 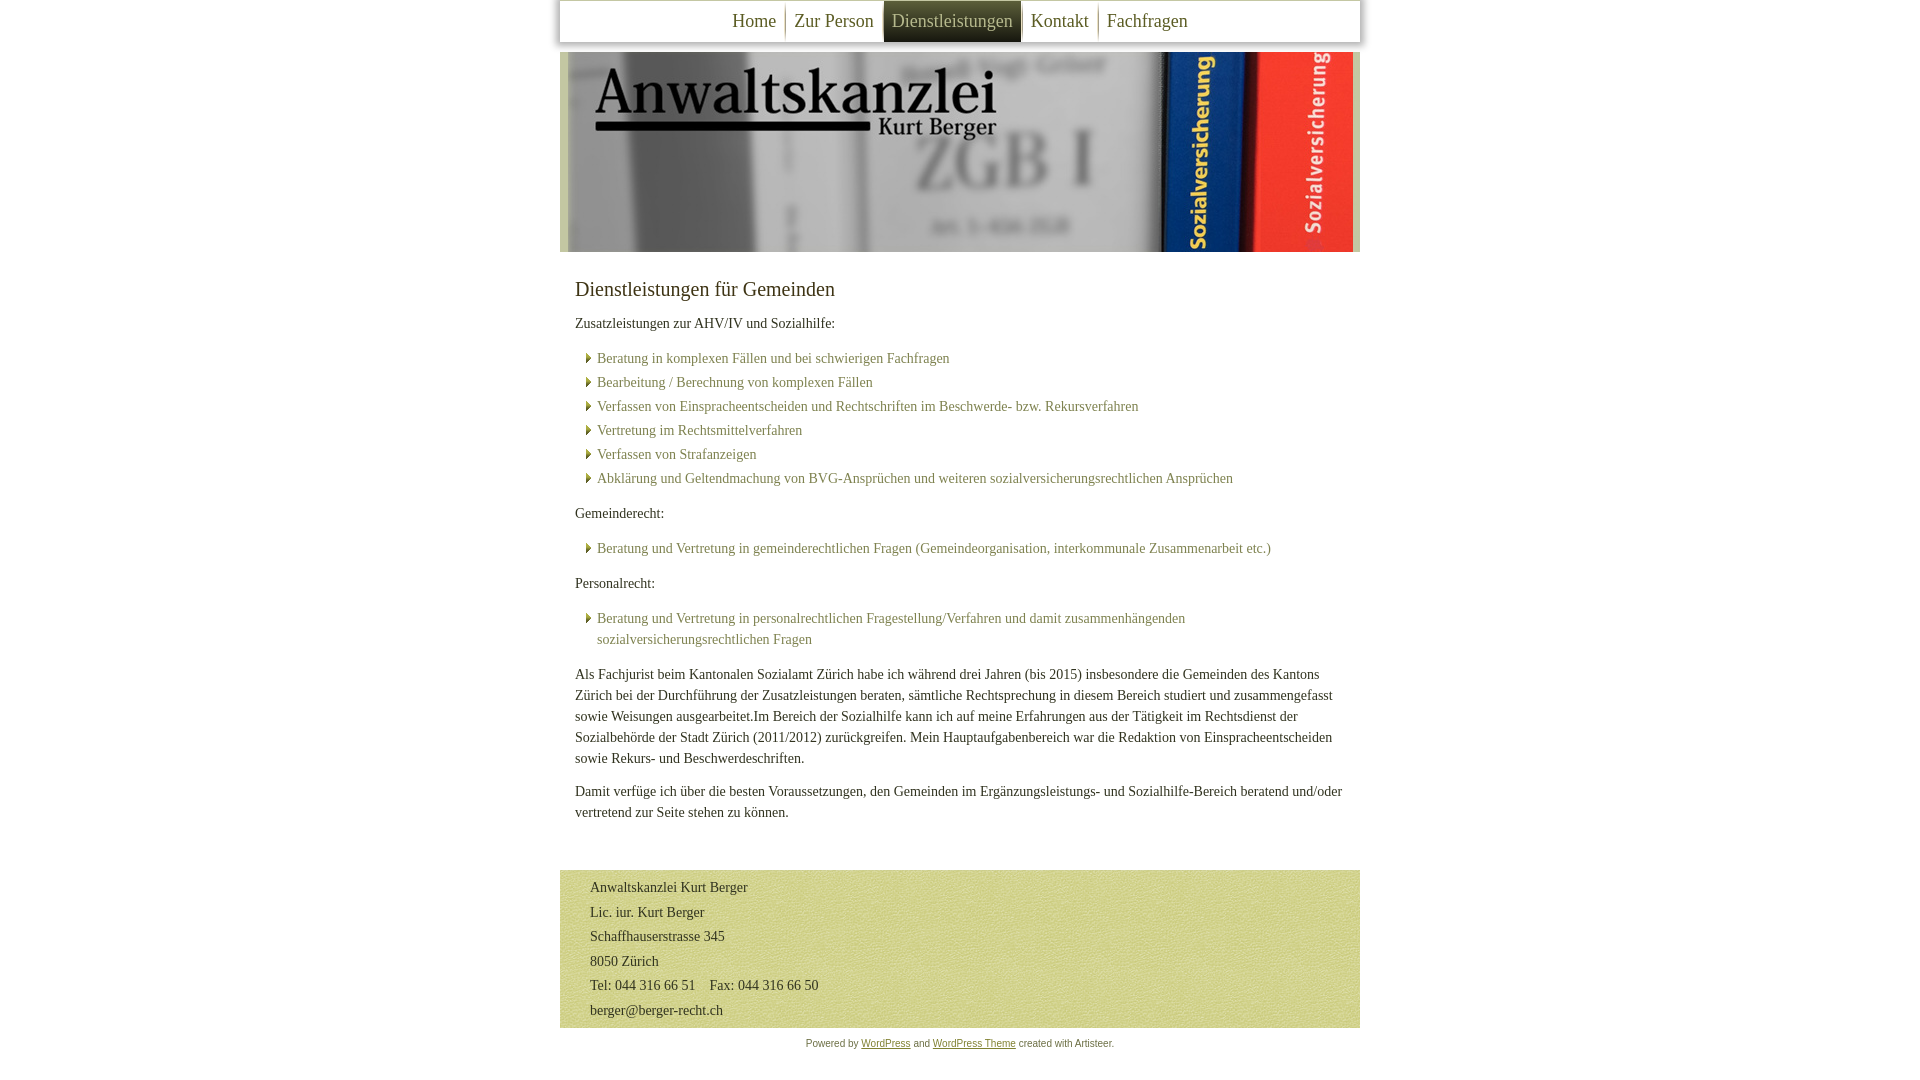 I want to click on 'Dienstleistungen', so click(x=882, y=21).